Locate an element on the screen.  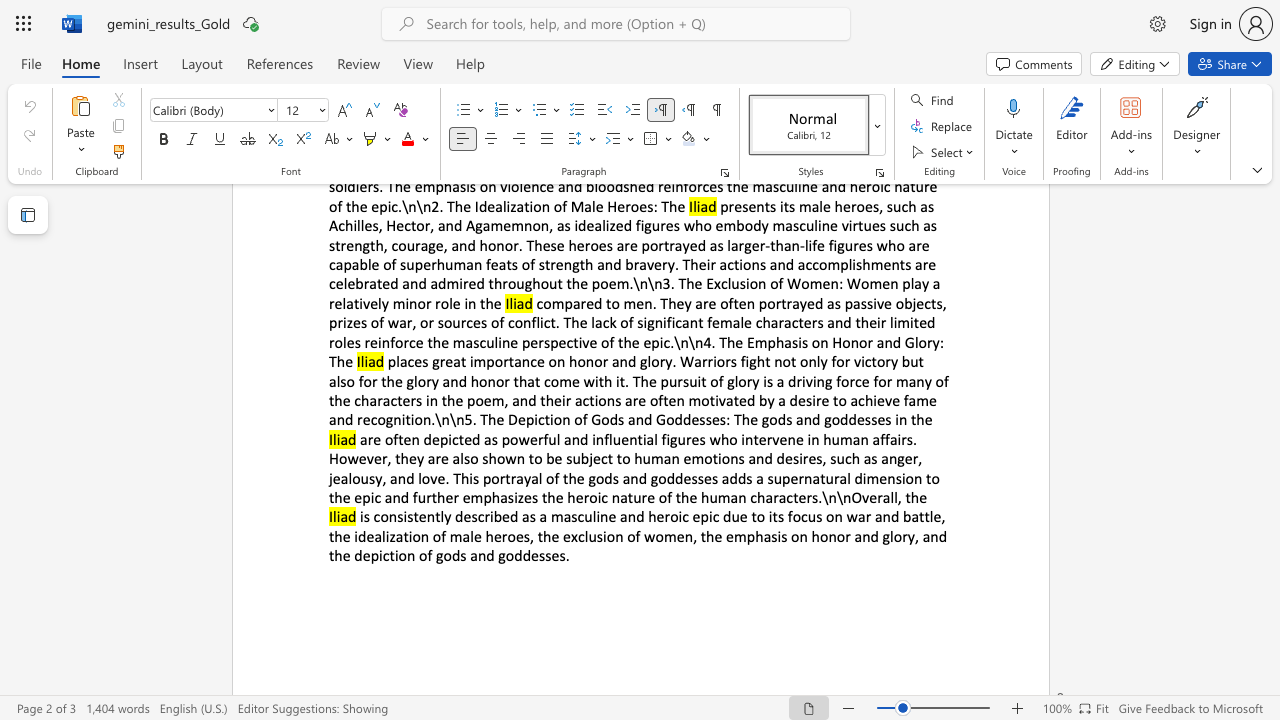
the subset text "in human affairs. However, they are also shown to be subject to" within the text "are often depicted as powerful and influential figures who intervene in human affairs. However, they are also shown to be subject to human emotions and desires, such as anger," is located at coordinates (807, 438).